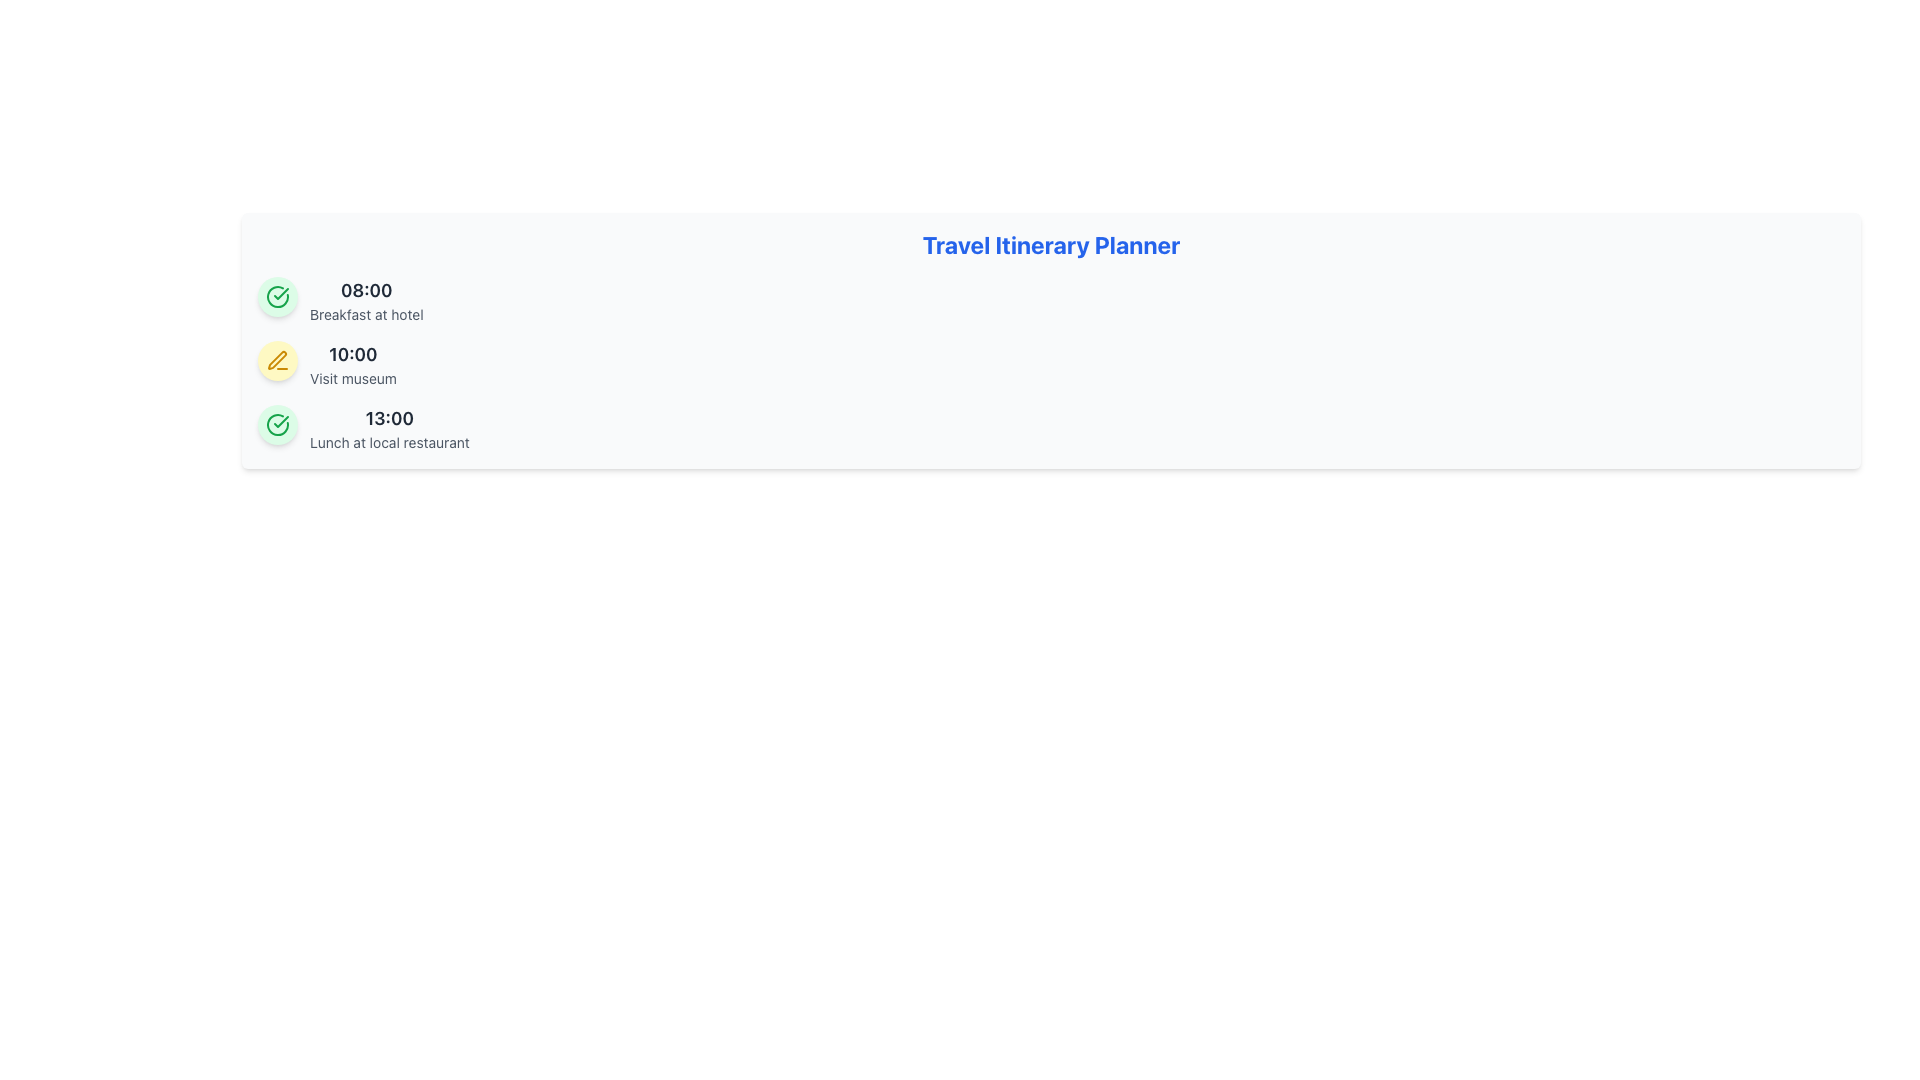 Image resolution: width=1920 pixels, height=1080 pixels. What do you see at coordinates (277, 361) in the screenshot?
I see `the Icon Button positioned to the left of the 10:00 activity` at bounding box center [277, 361].